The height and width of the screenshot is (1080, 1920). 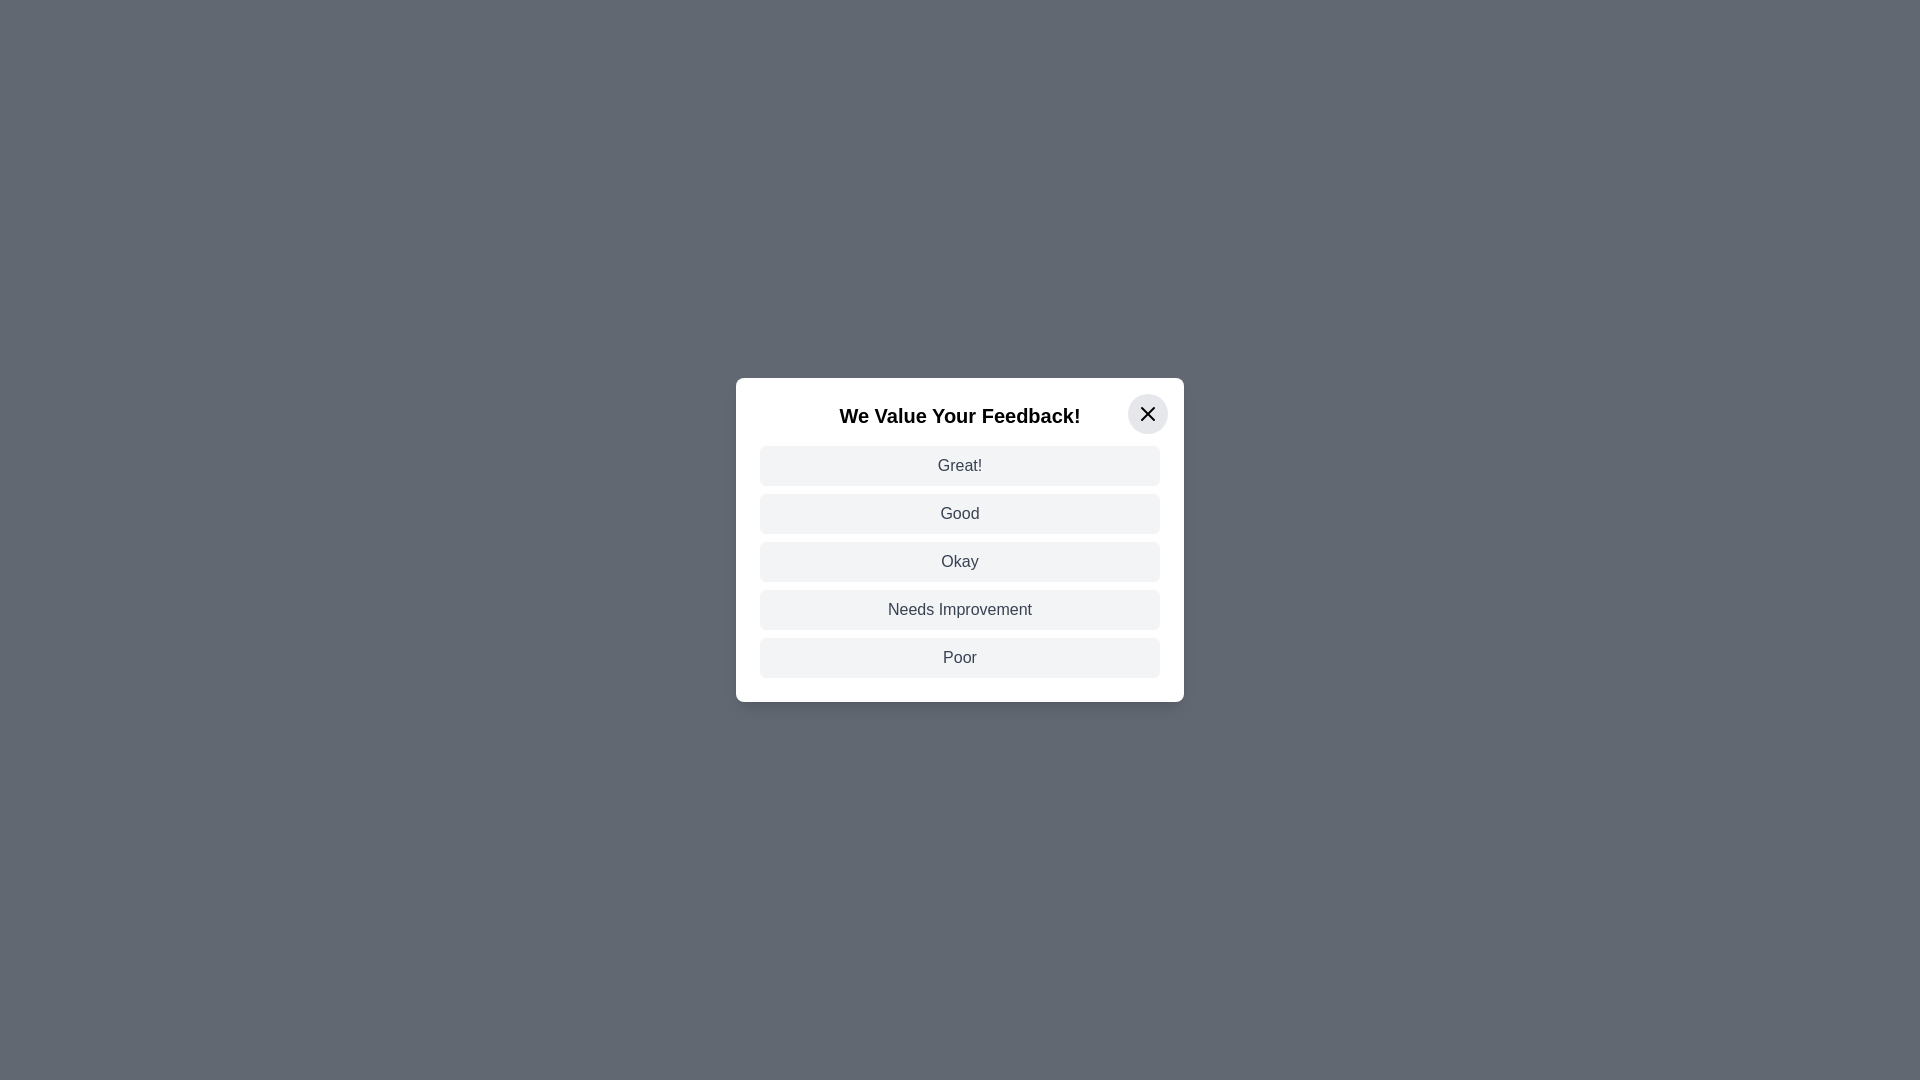 What do you see at coordinates (960, 512) in the screenshot?
I see `the feedback option Good` at bounding box center [960, 512].